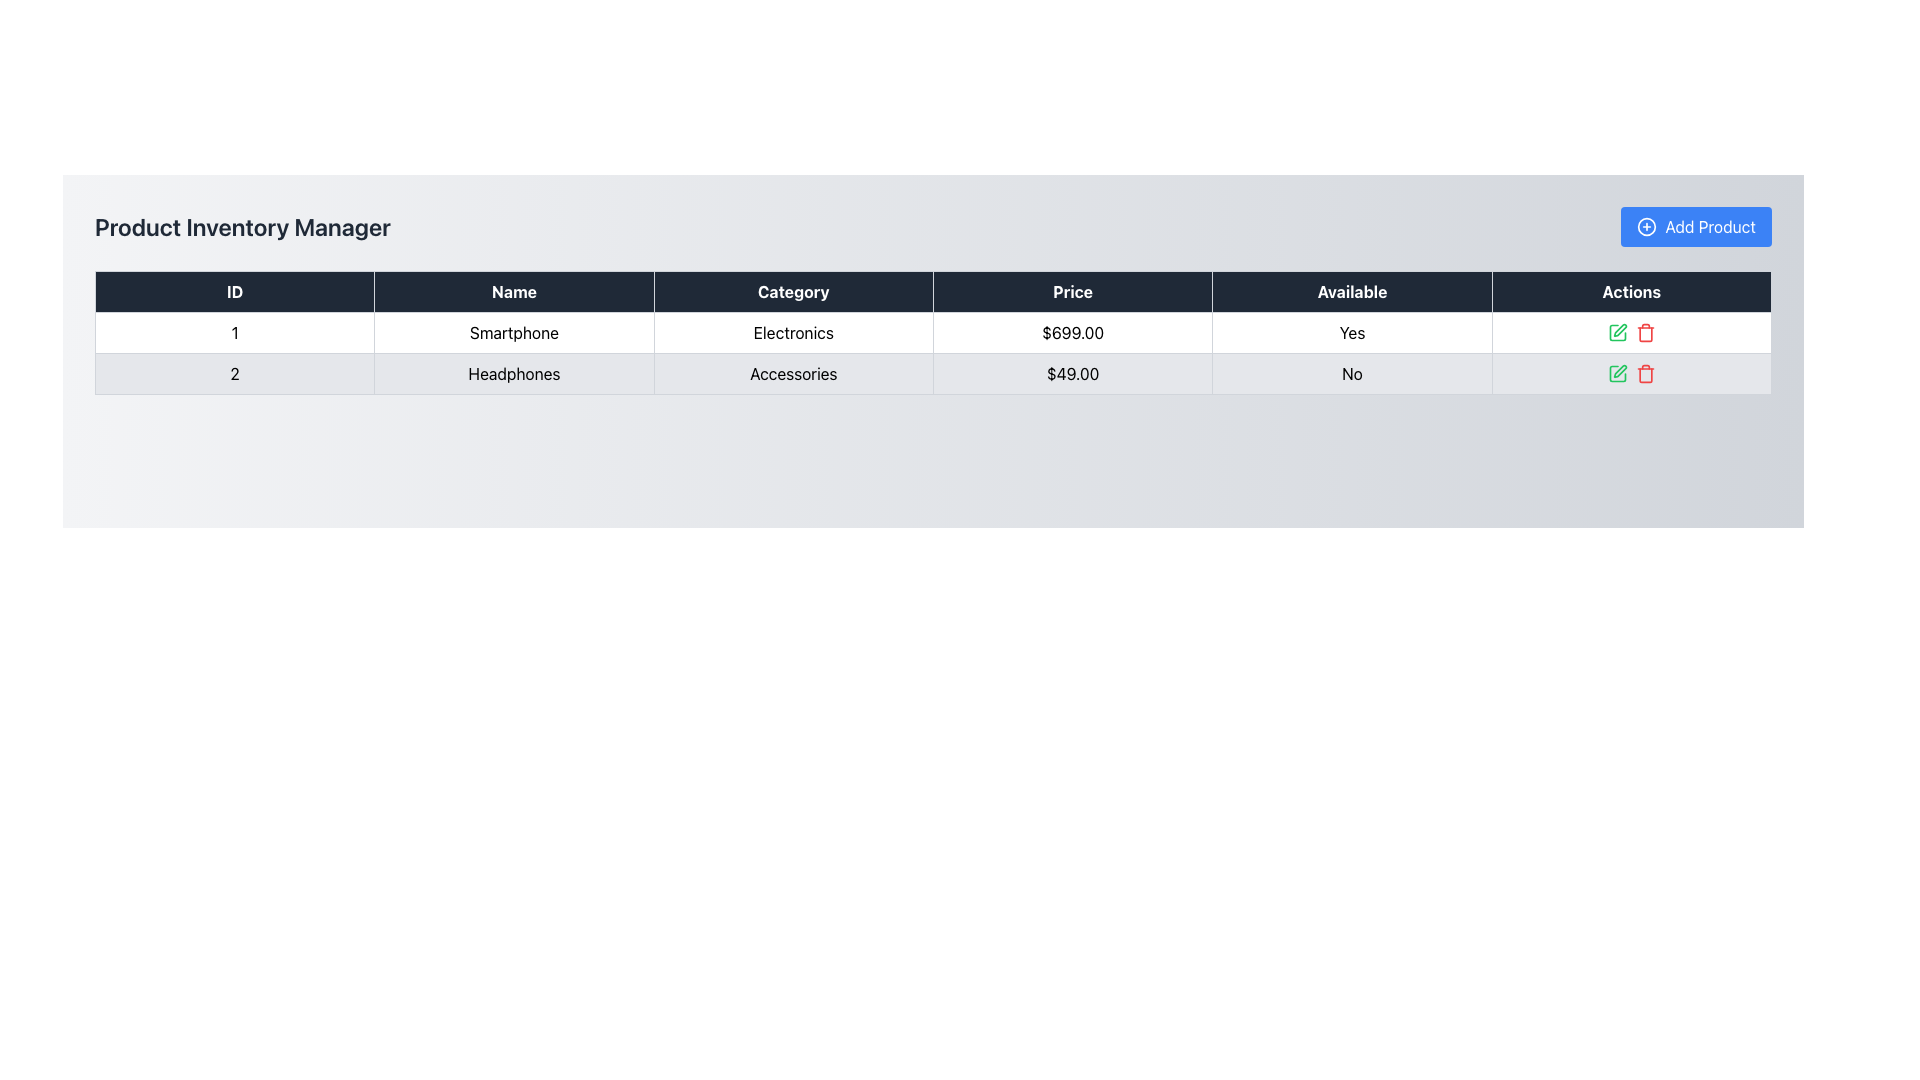 The height and width of the screenshot is (1080, 1920). What do you see at coordinates (1352, 331) in the screenshot?
I see `the centered text label reading 'Yes' located in the fifth column of the first row under the 'Available' column in the product information table` at bounding box center [1352, 331].